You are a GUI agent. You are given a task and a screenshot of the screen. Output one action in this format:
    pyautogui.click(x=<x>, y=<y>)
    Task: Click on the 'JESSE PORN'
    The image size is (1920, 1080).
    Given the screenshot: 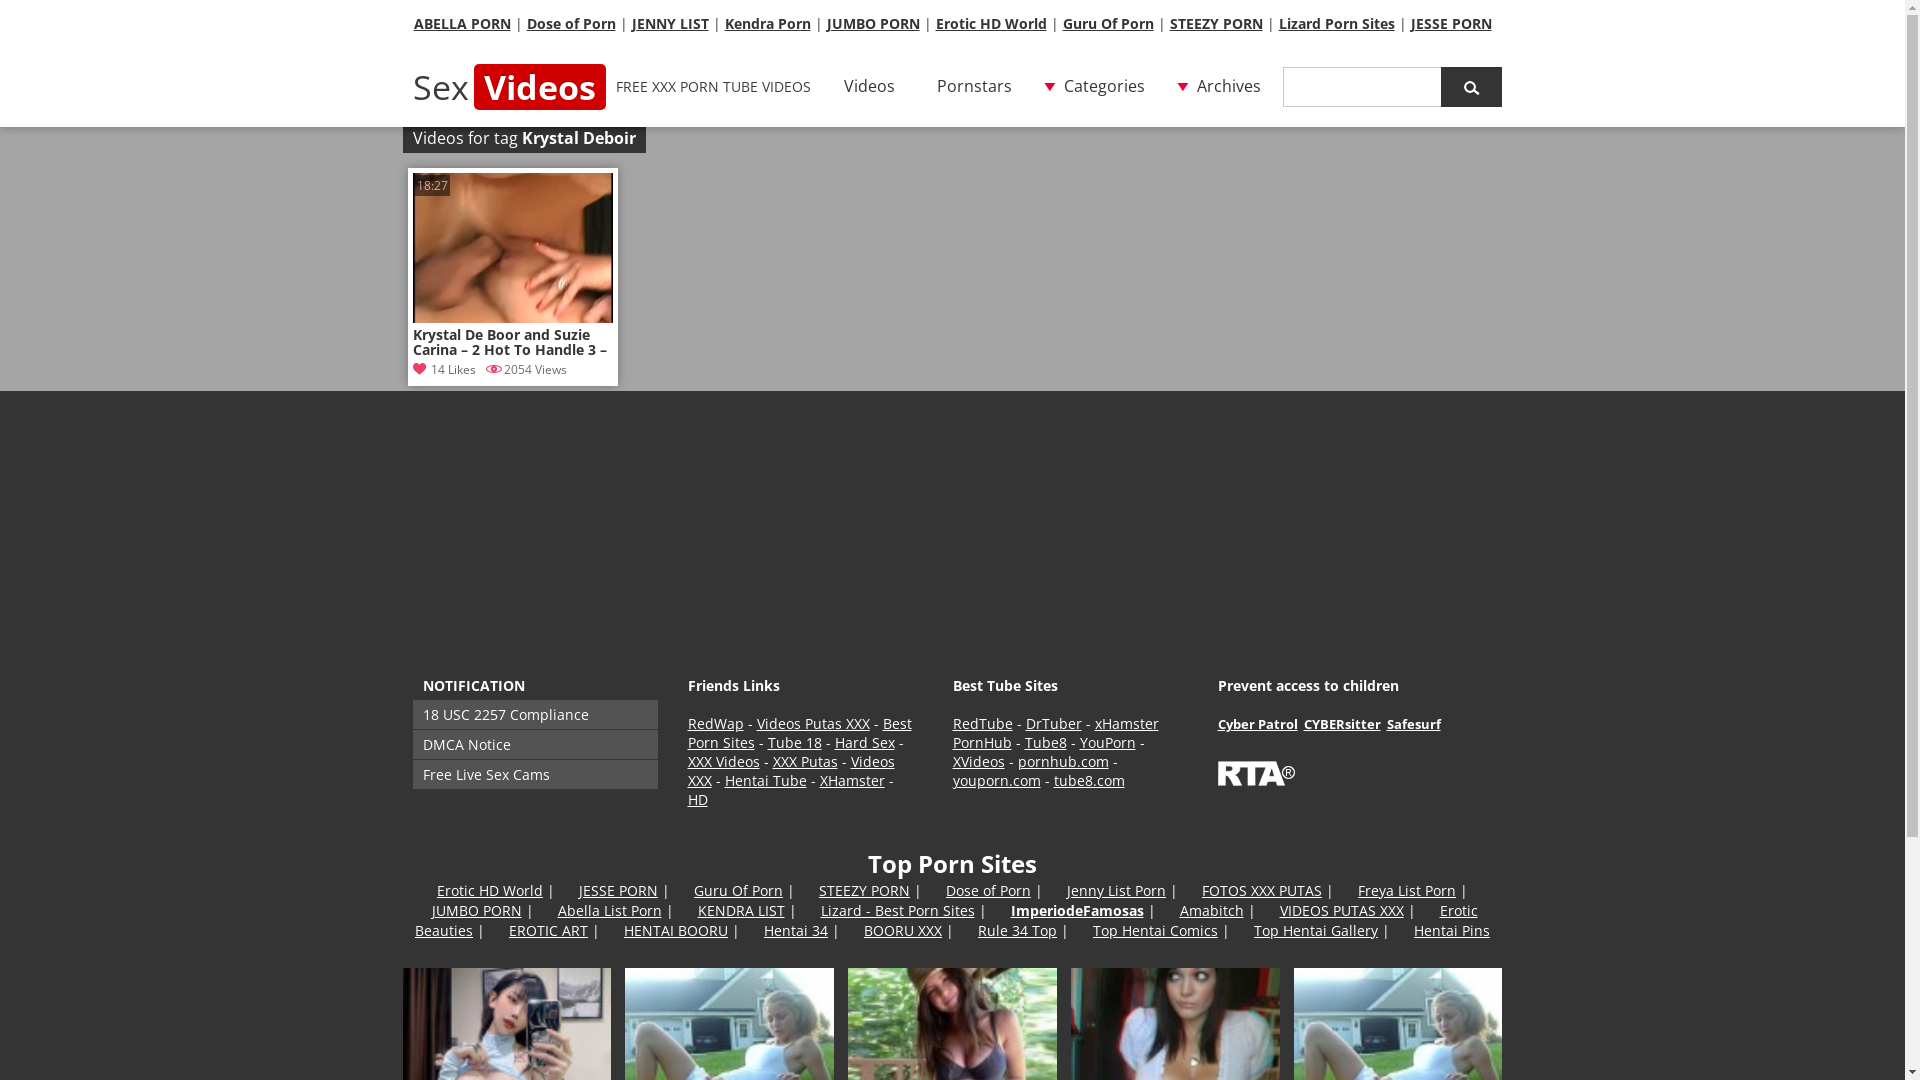 What is the action you would take?
    pyautogui.click(x=578, y=889)
    